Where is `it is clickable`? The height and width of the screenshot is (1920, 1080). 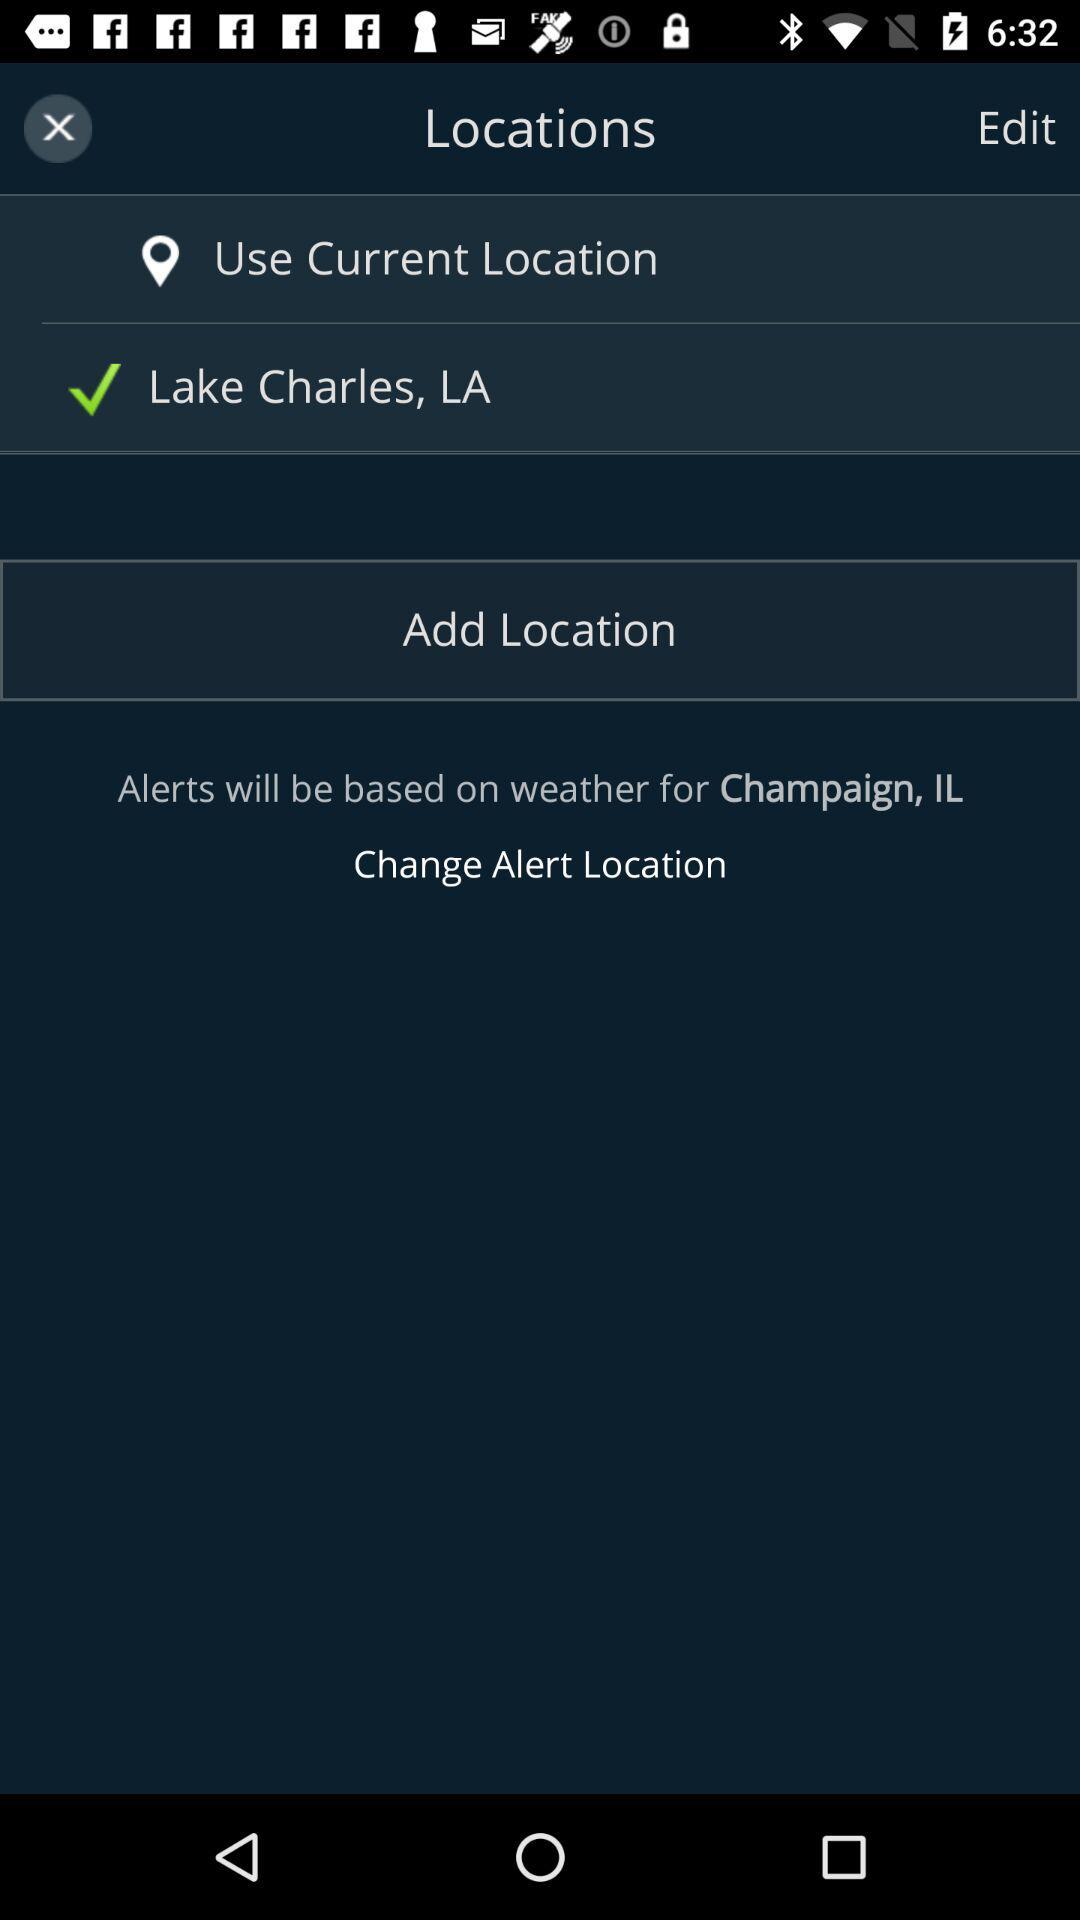
it is clickable is located at coordinates (159, 261).